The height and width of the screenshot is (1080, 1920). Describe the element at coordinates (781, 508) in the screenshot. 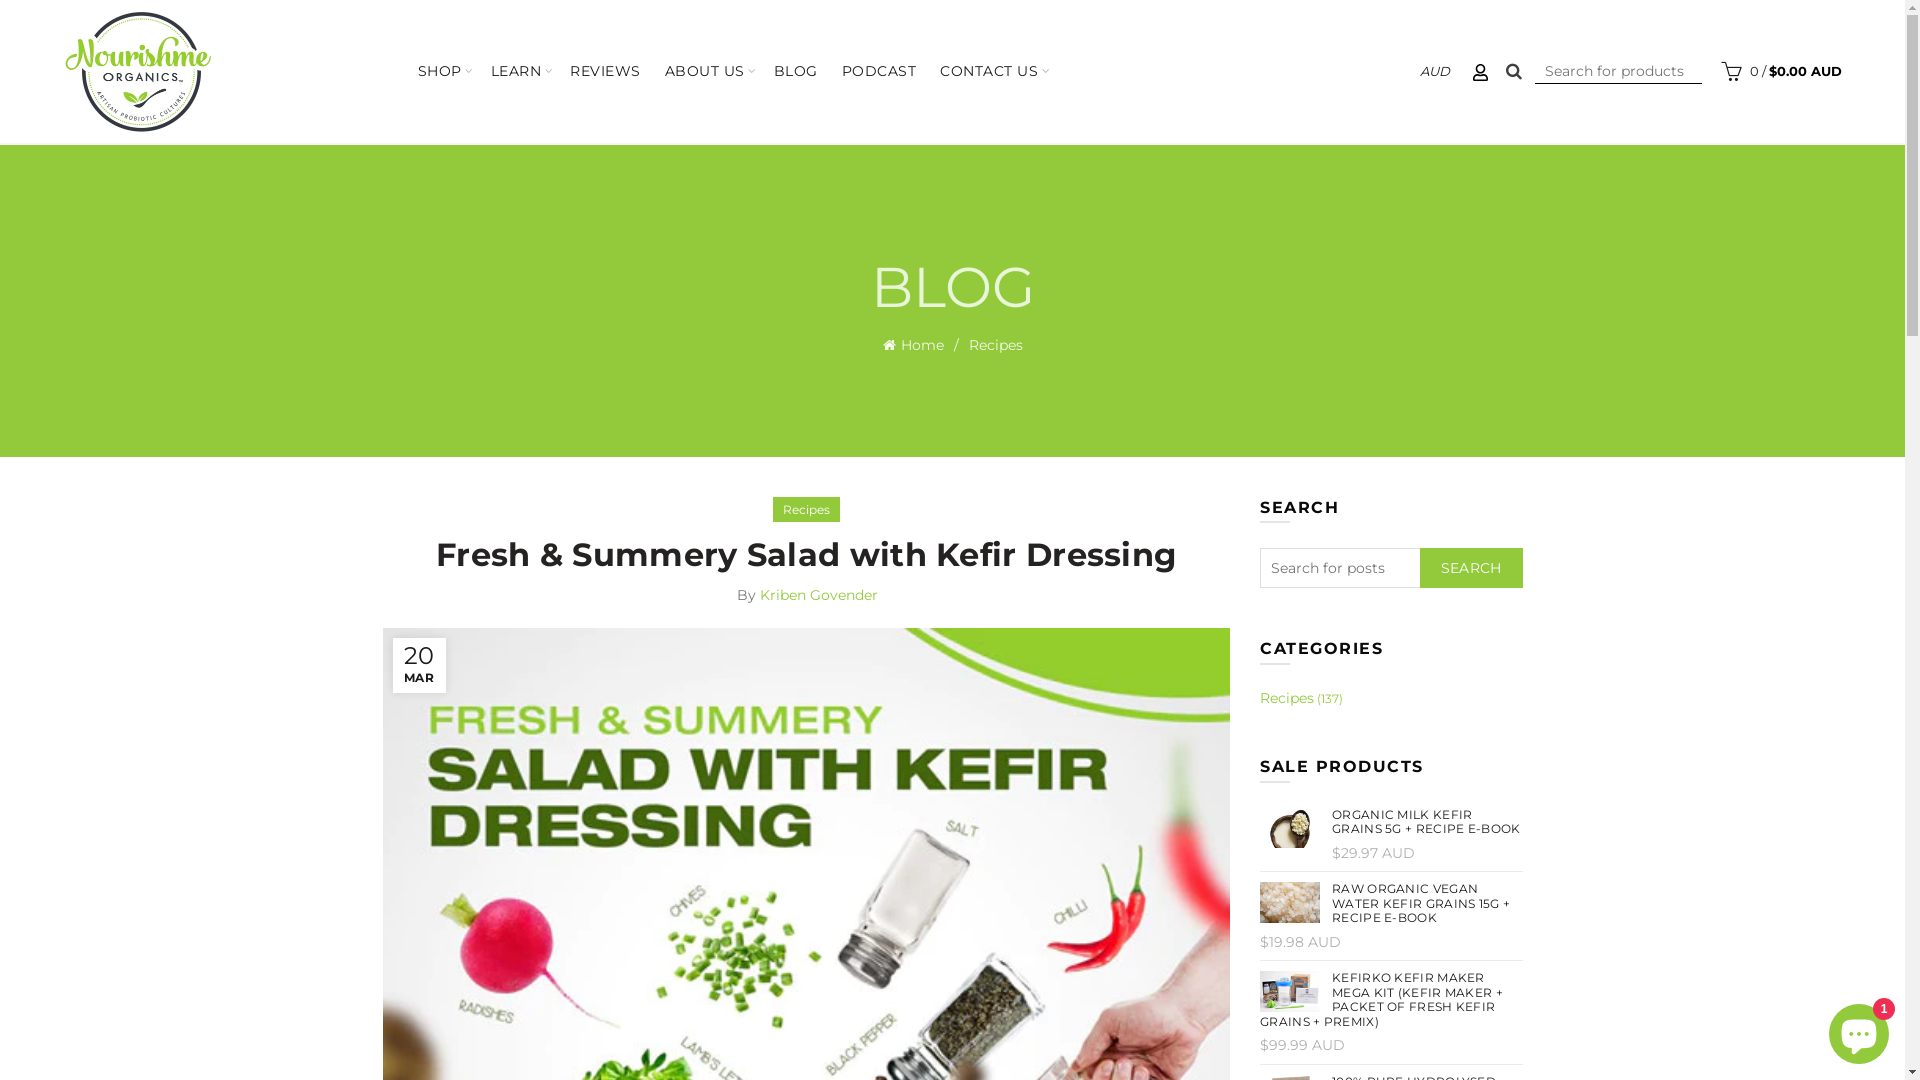

I see `'Recipes'` at that location.